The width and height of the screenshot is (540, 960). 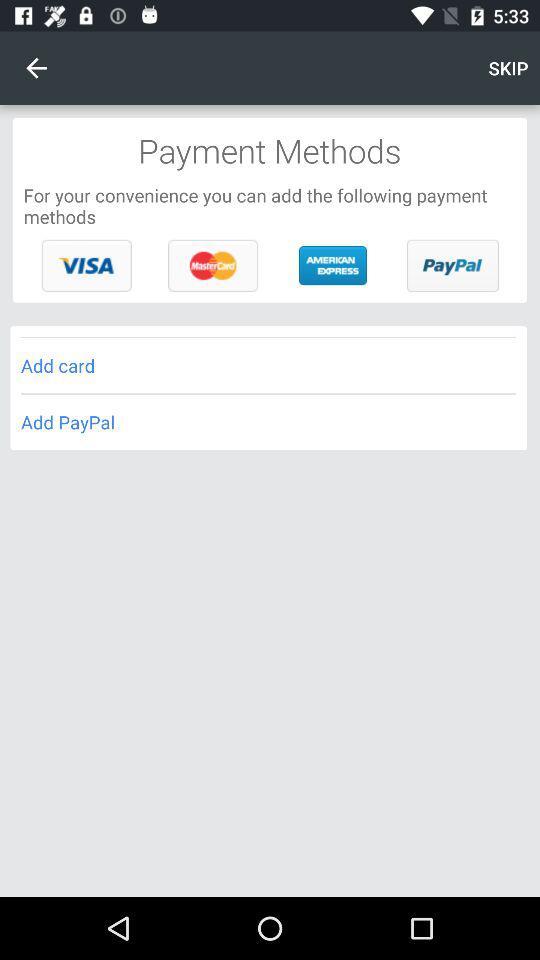 I want to click on skip item, so click(x=508, y=68).